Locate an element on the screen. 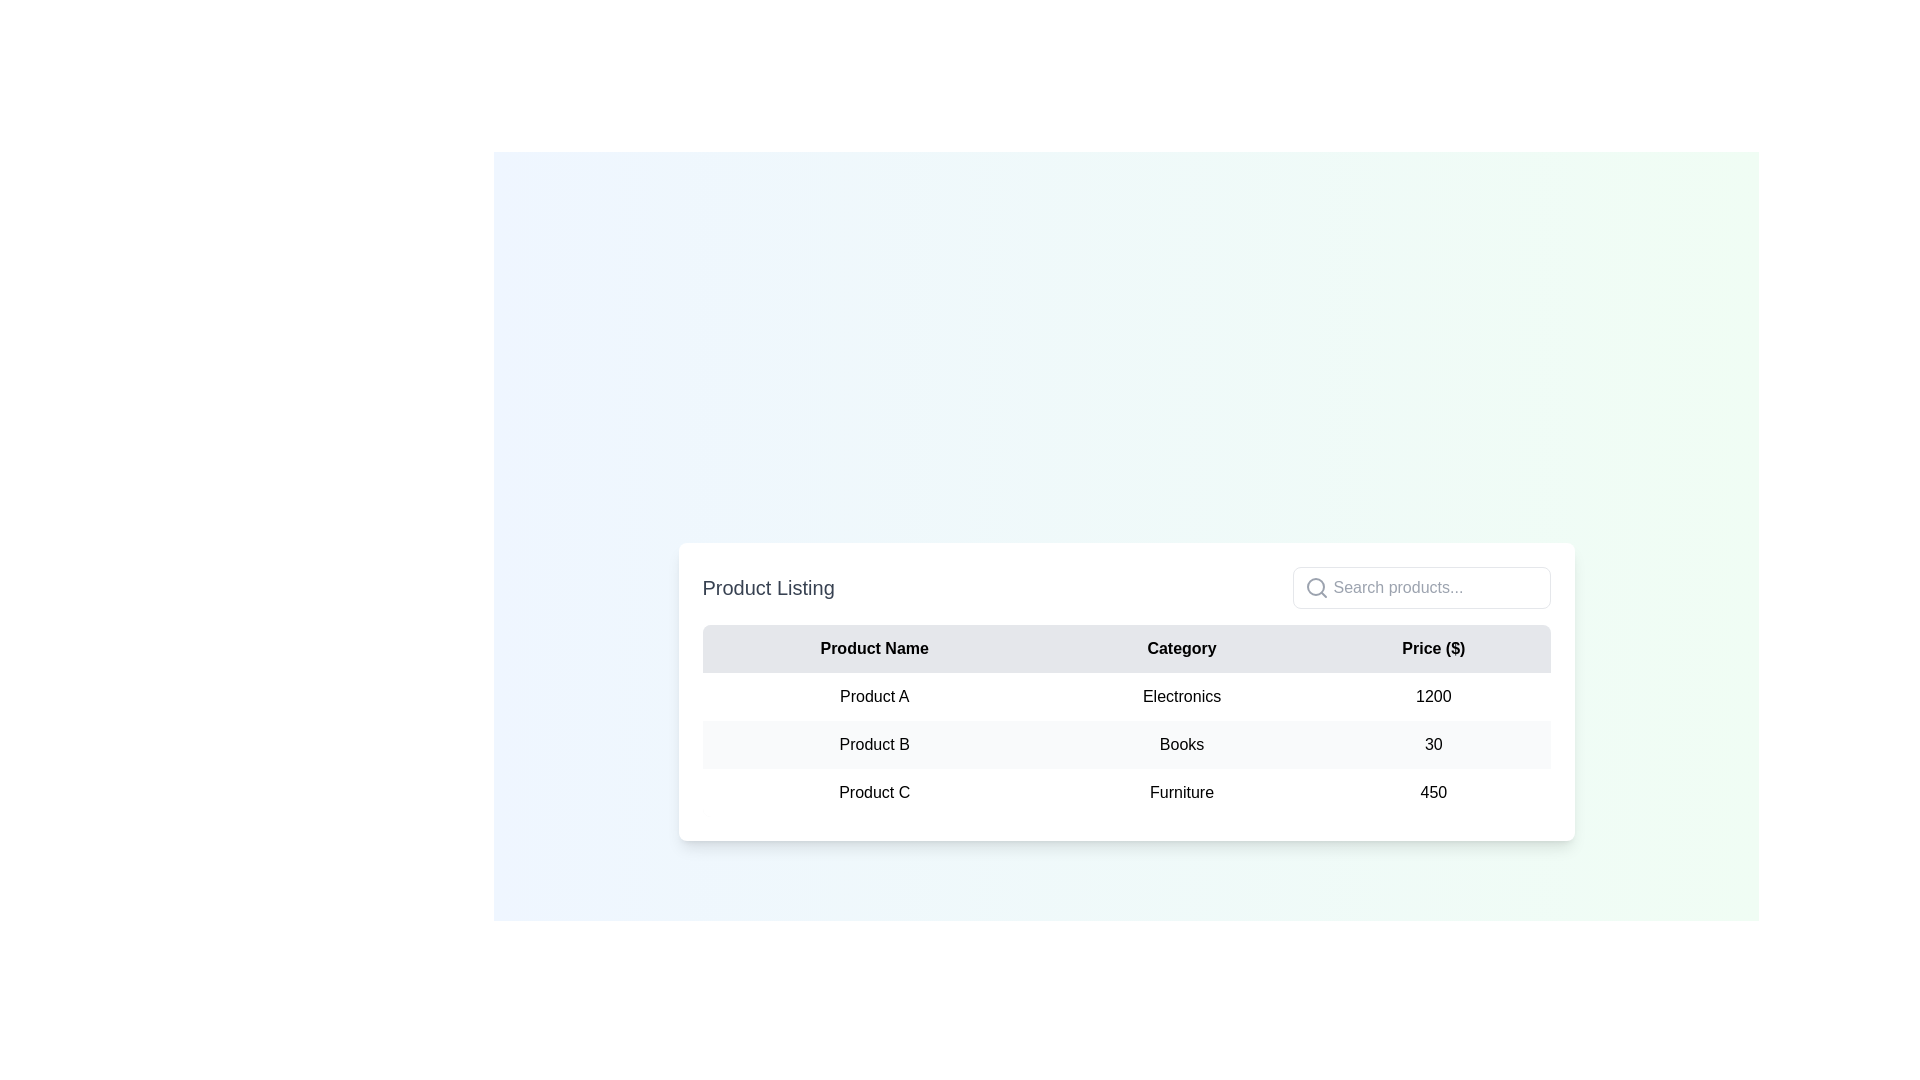 The width and height of the screenshot is (1920, 1080). the static text label 'Category' in the table header, which is the second item from the left, adjacent to 'Product Name' and 'Price ($)', with a light gray background and bold black text is located at coordinates (1182, 648).